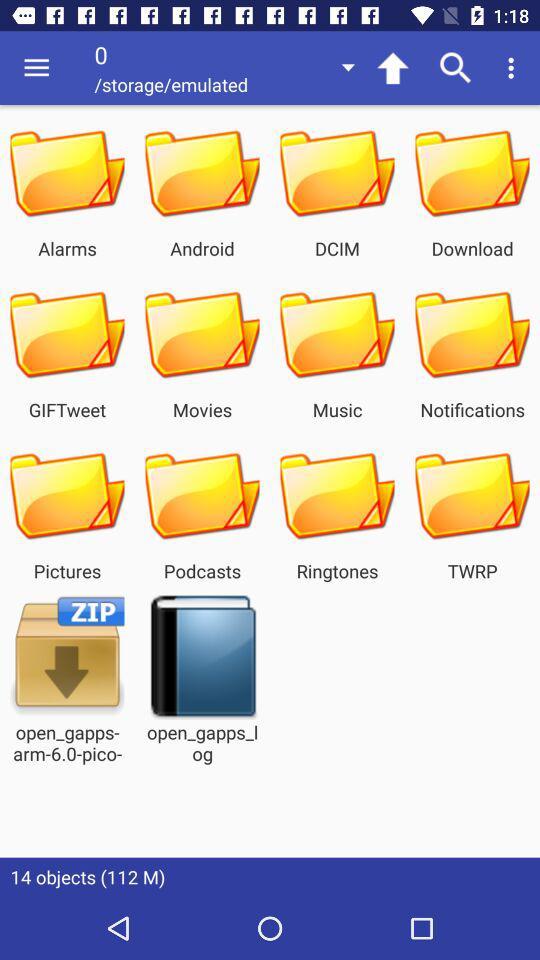 This screenshot has width=540, height=960. Describe the element at coordinates (202, 335) in the screenshot. I see `the movie folder icon` at that location.